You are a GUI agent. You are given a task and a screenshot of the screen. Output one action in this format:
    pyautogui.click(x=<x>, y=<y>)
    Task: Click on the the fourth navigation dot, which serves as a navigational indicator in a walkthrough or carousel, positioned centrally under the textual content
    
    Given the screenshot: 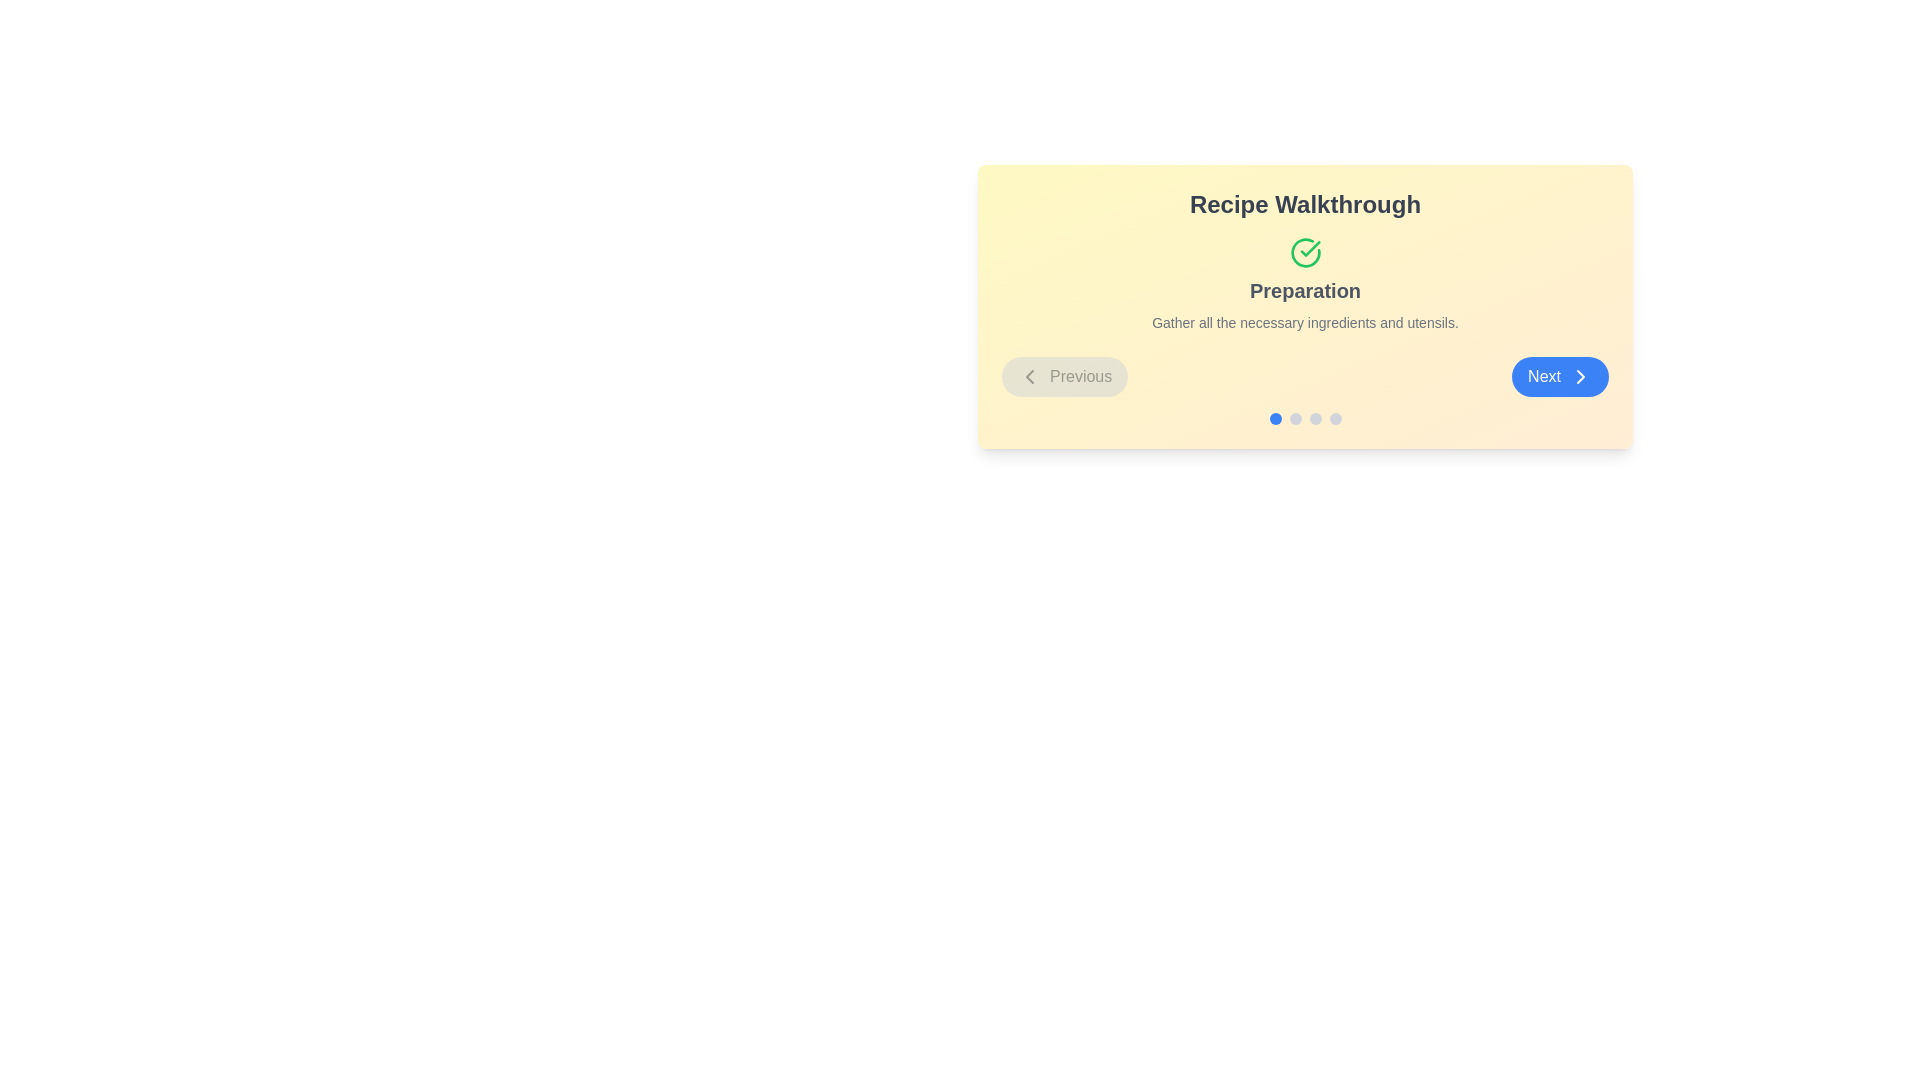 What is the action you would take?
    pyautogui.click(x=1335, y=418)
    